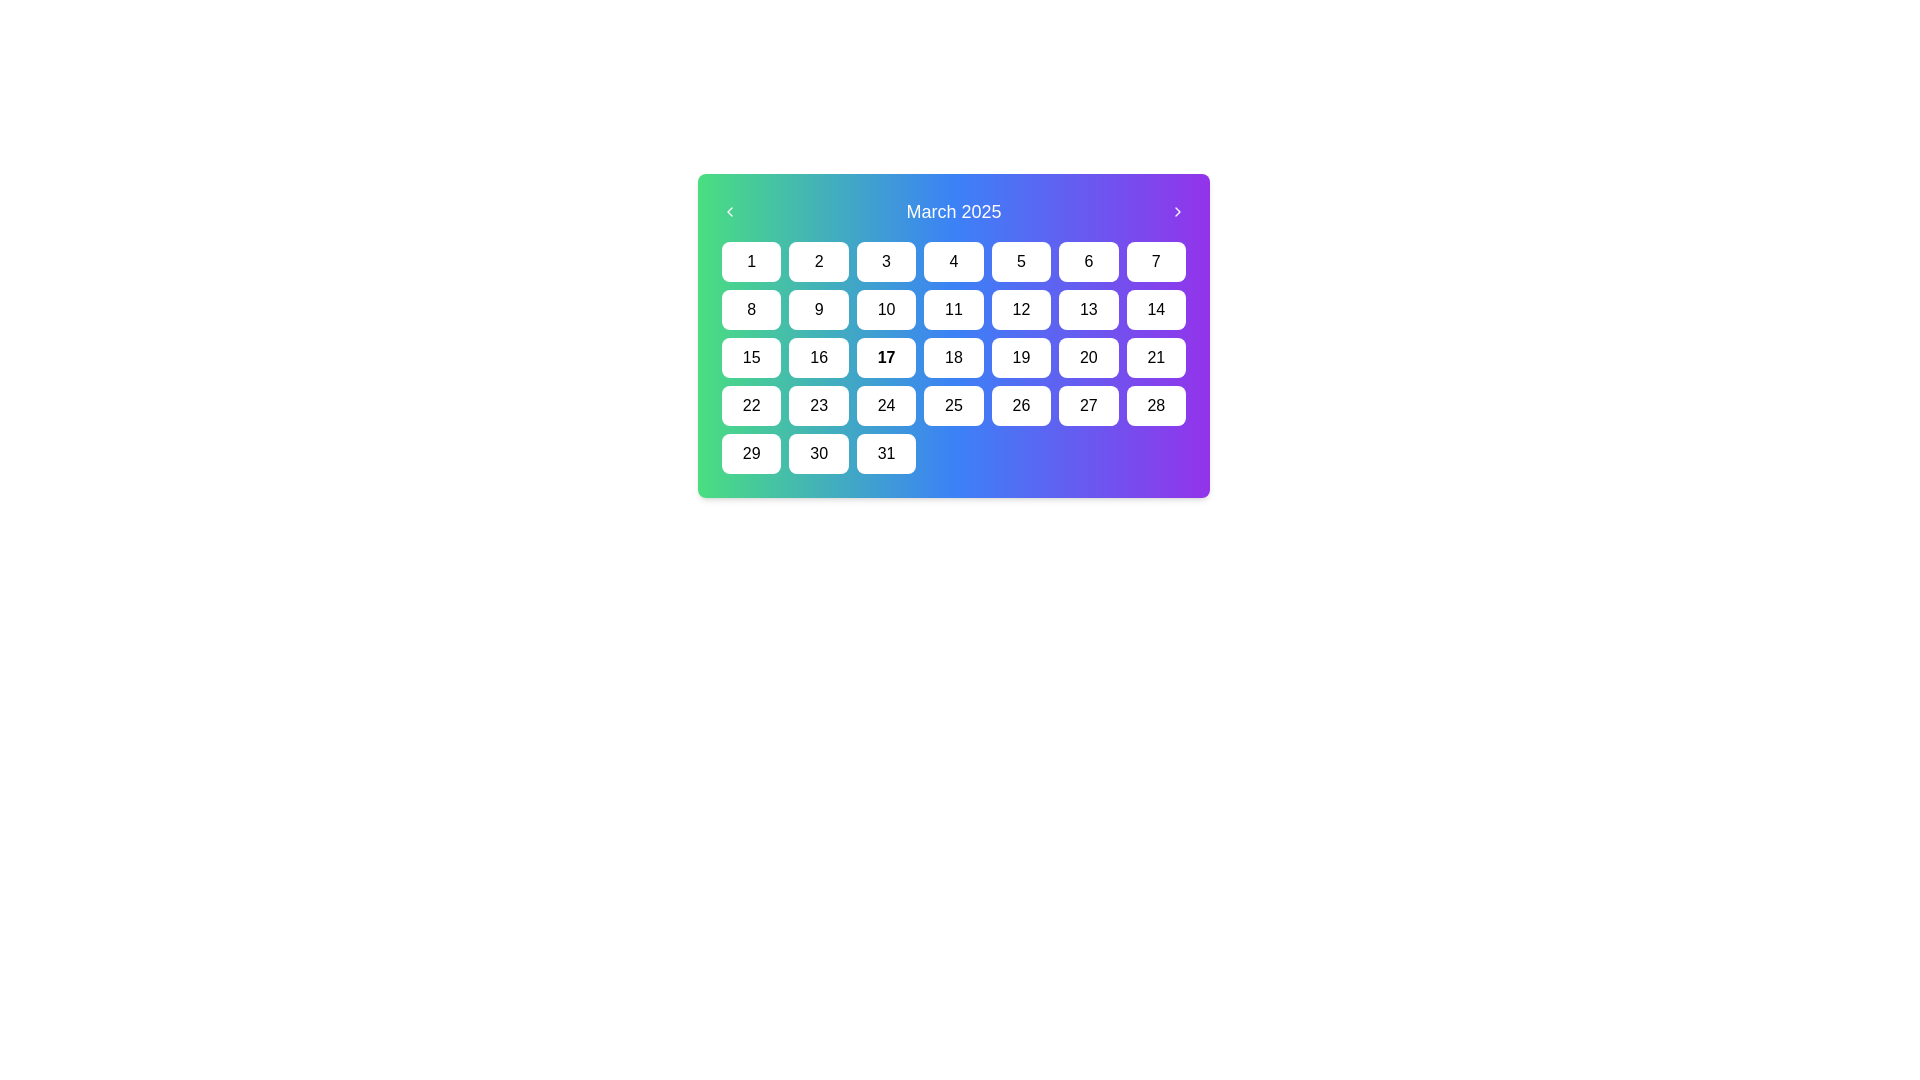 Image resolution: width=1920 pixels, height=1080 pixels. Describe the element at coordinates (728, 212) in the screenshot. I see `the navigation button located to the left of the title 'March 2025'` at that location.